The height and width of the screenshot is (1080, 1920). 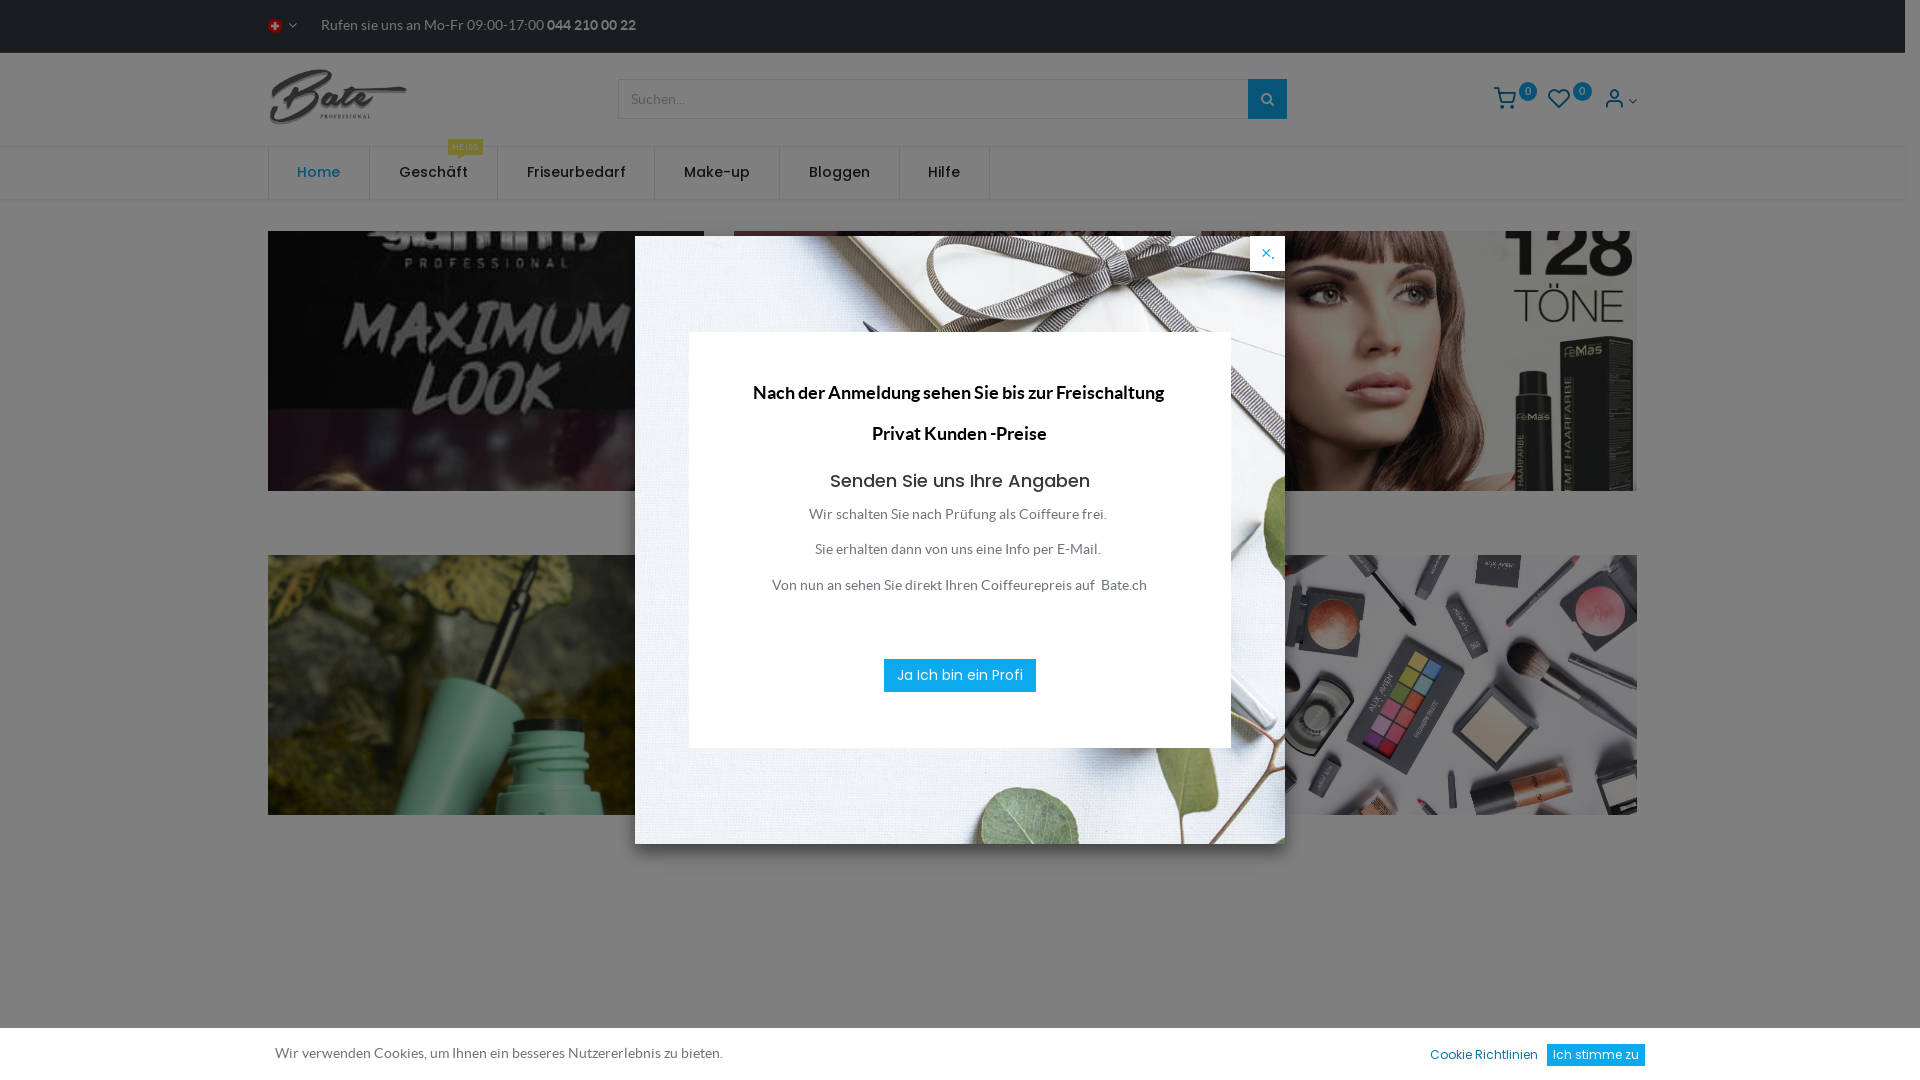 I want to click on '0', so click(x=1568, y=100).